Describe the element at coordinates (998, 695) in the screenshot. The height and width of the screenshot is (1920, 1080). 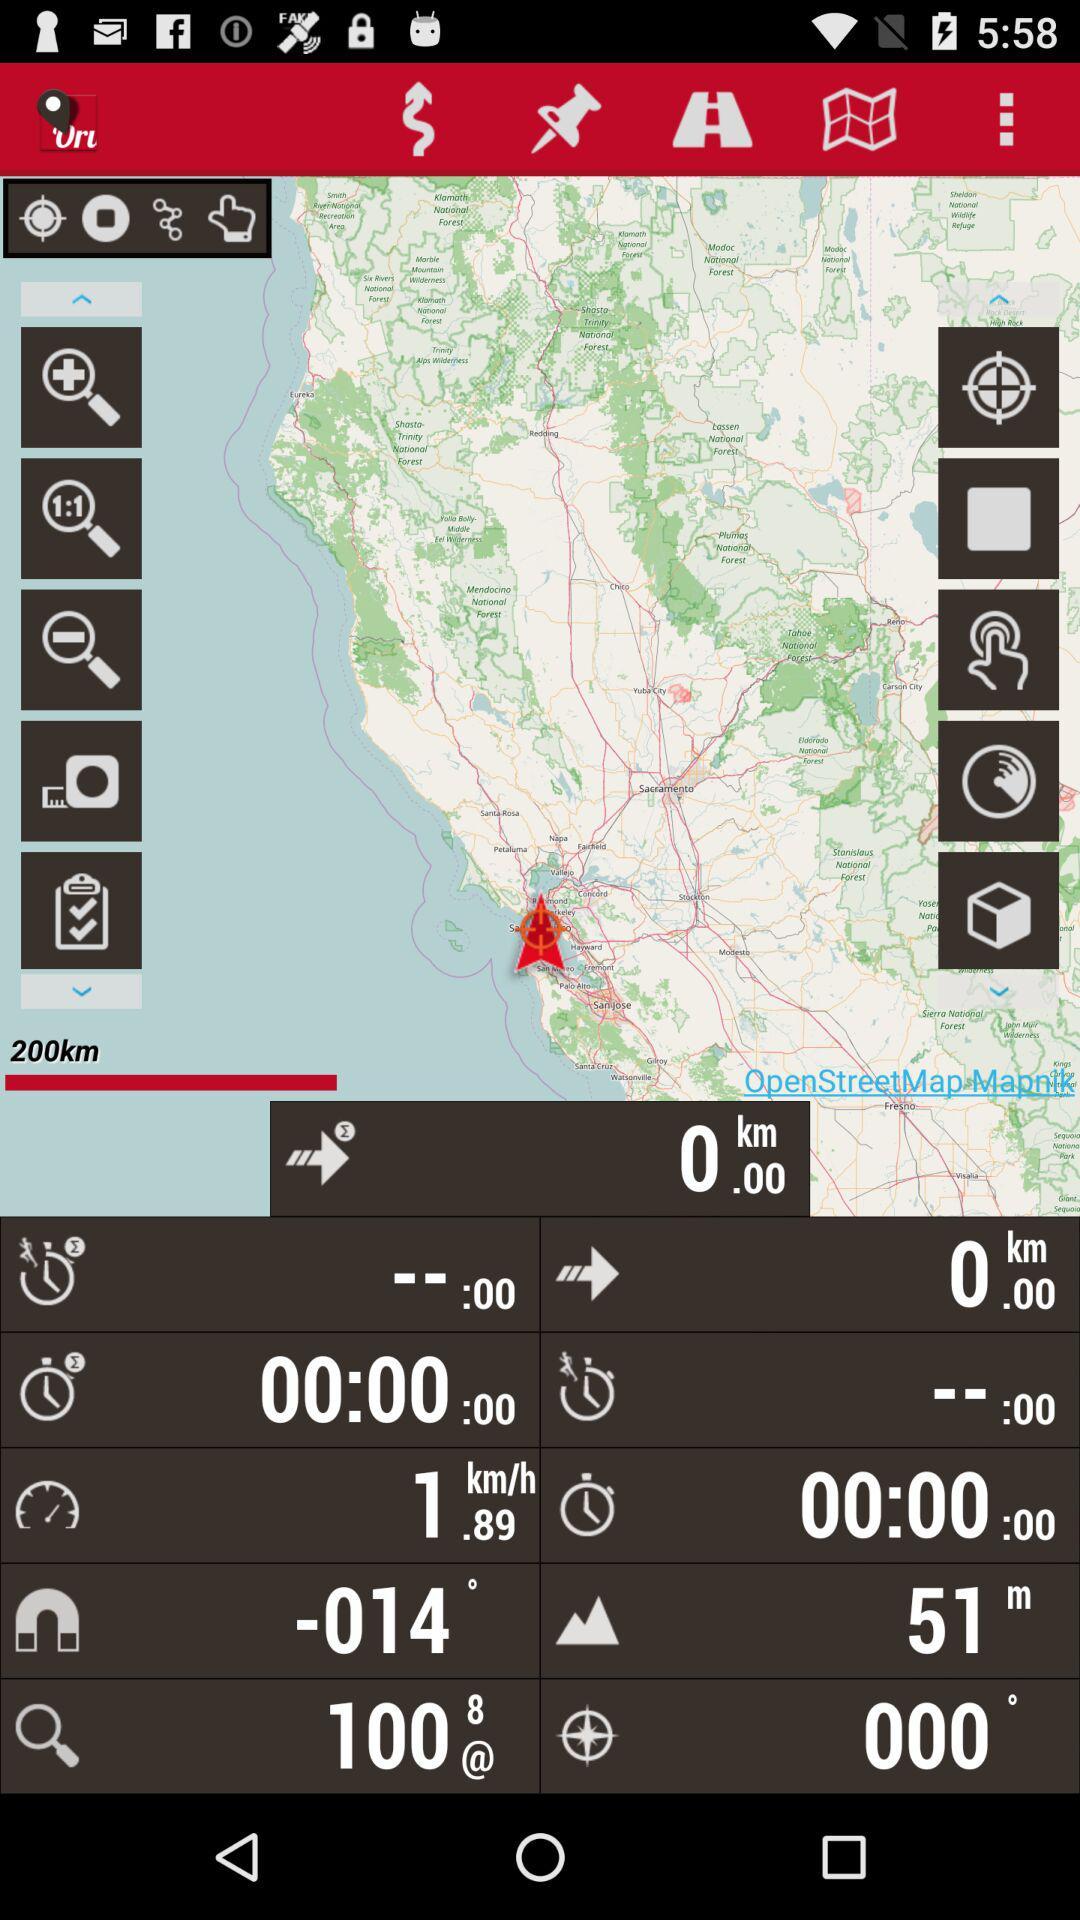
I see `the avatar icon` at that location.